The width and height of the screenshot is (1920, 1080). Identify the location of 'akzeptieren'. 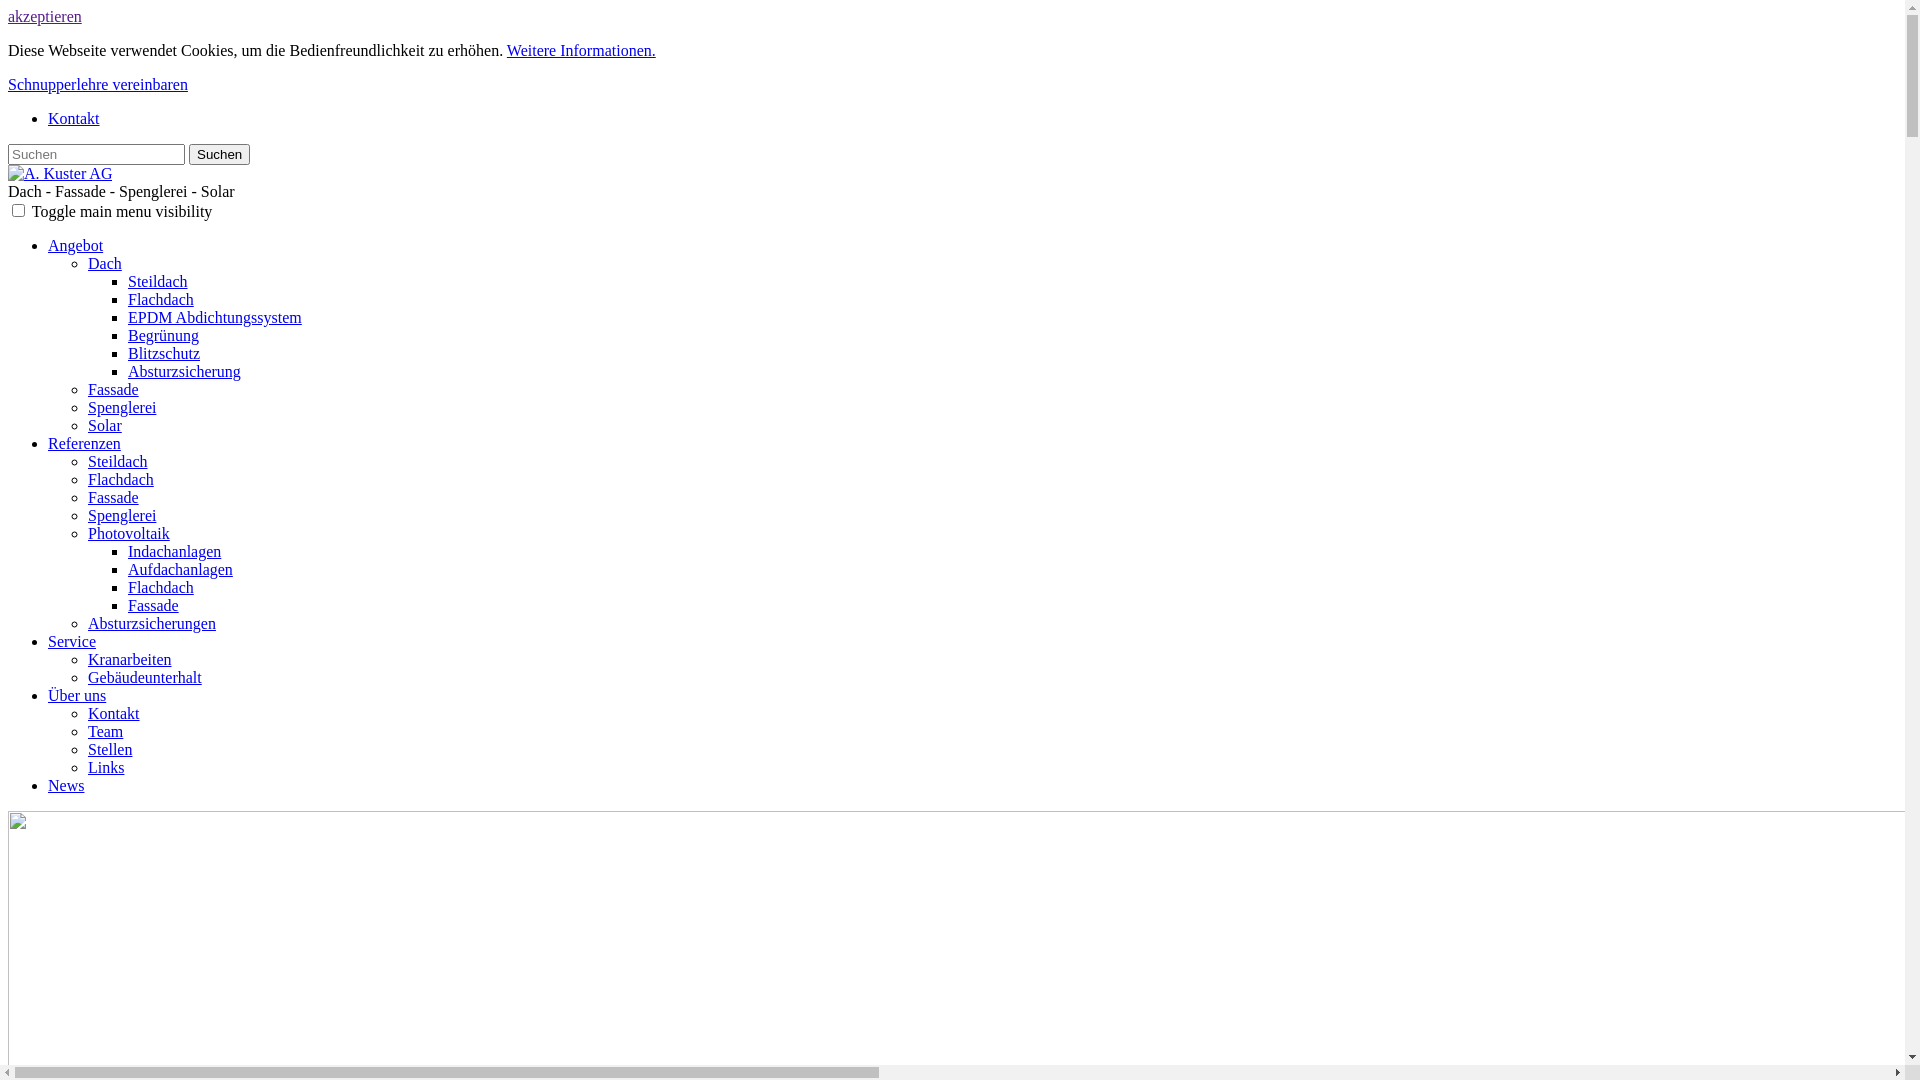
(44, 16).